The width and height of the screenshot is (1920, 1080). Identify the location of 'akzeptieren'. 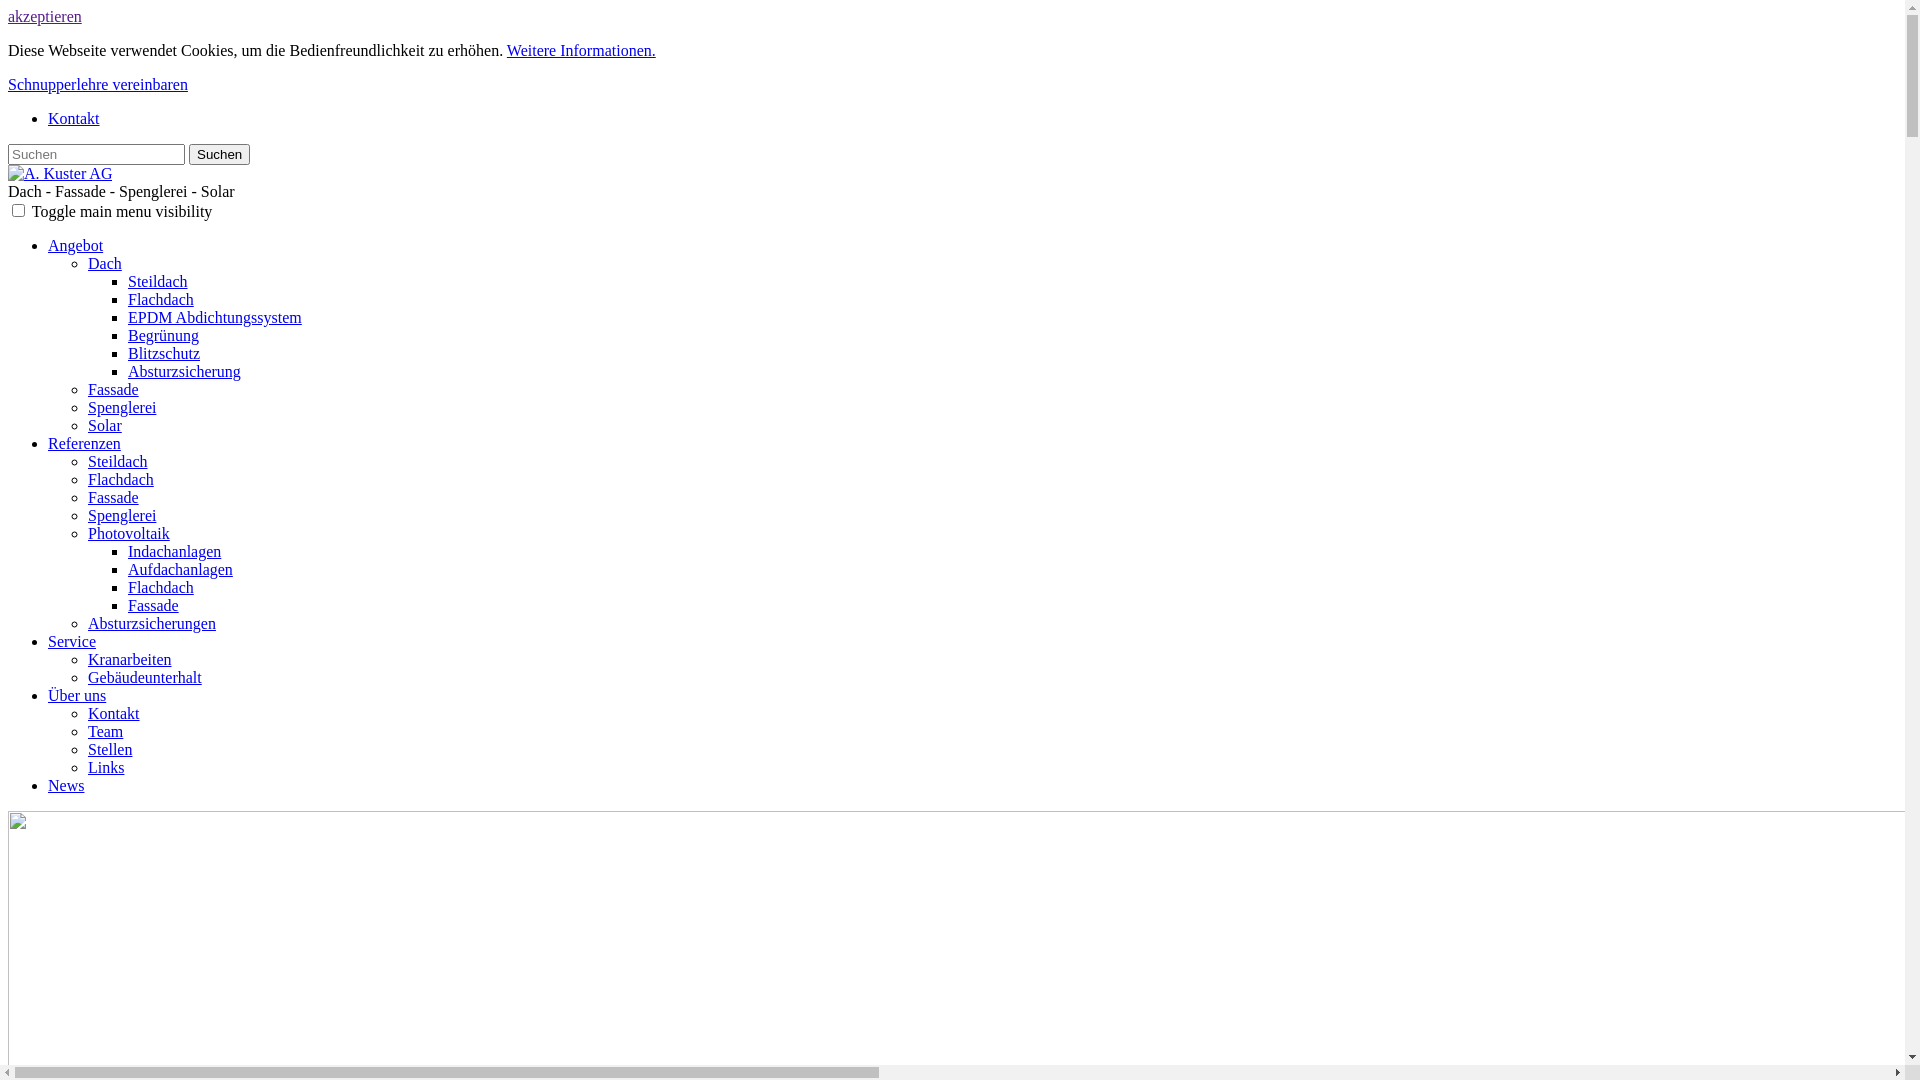
(44, 16).